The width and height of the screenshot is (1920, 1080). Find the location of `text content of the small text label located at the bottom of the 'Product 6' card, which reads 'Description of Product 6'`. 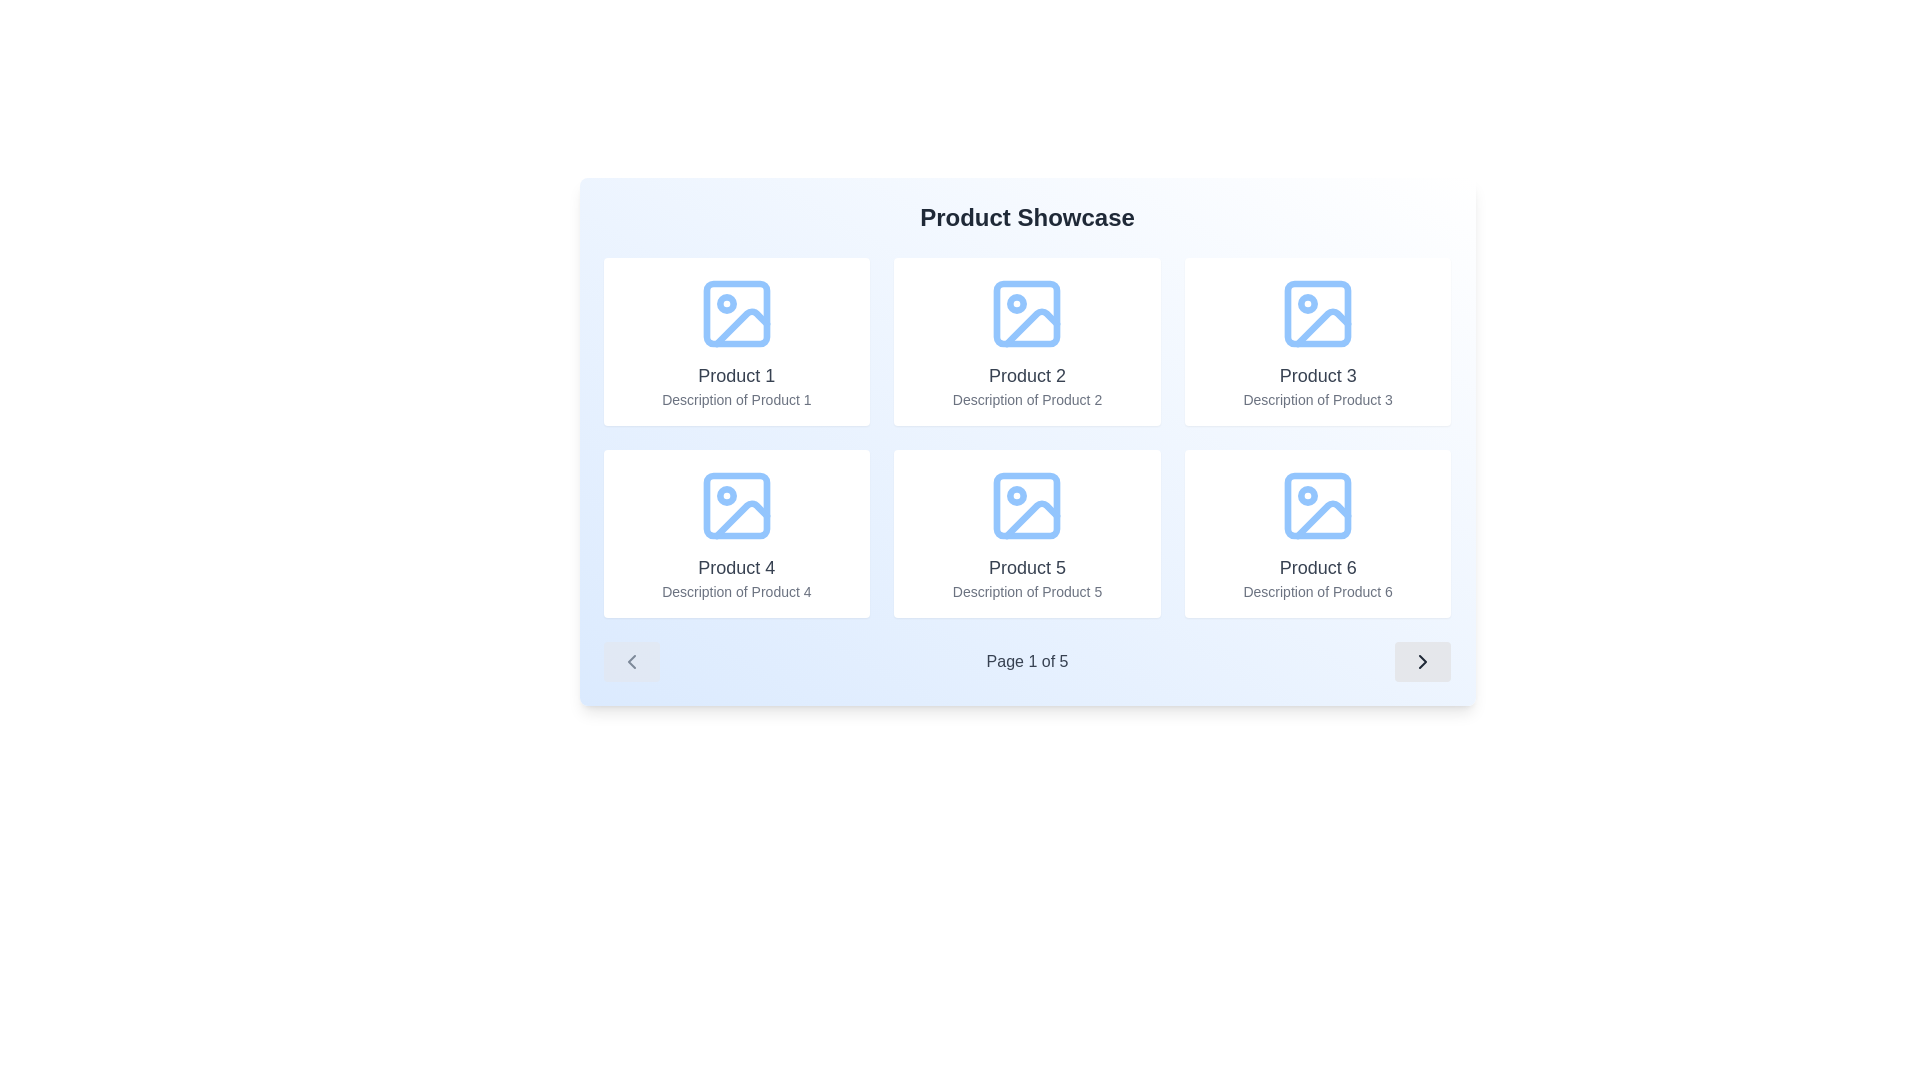

text content of the small text label located at the bottom of the 'Product 6' card, which reads 'Description of Product 6' is located at coordinates (1318, 590).